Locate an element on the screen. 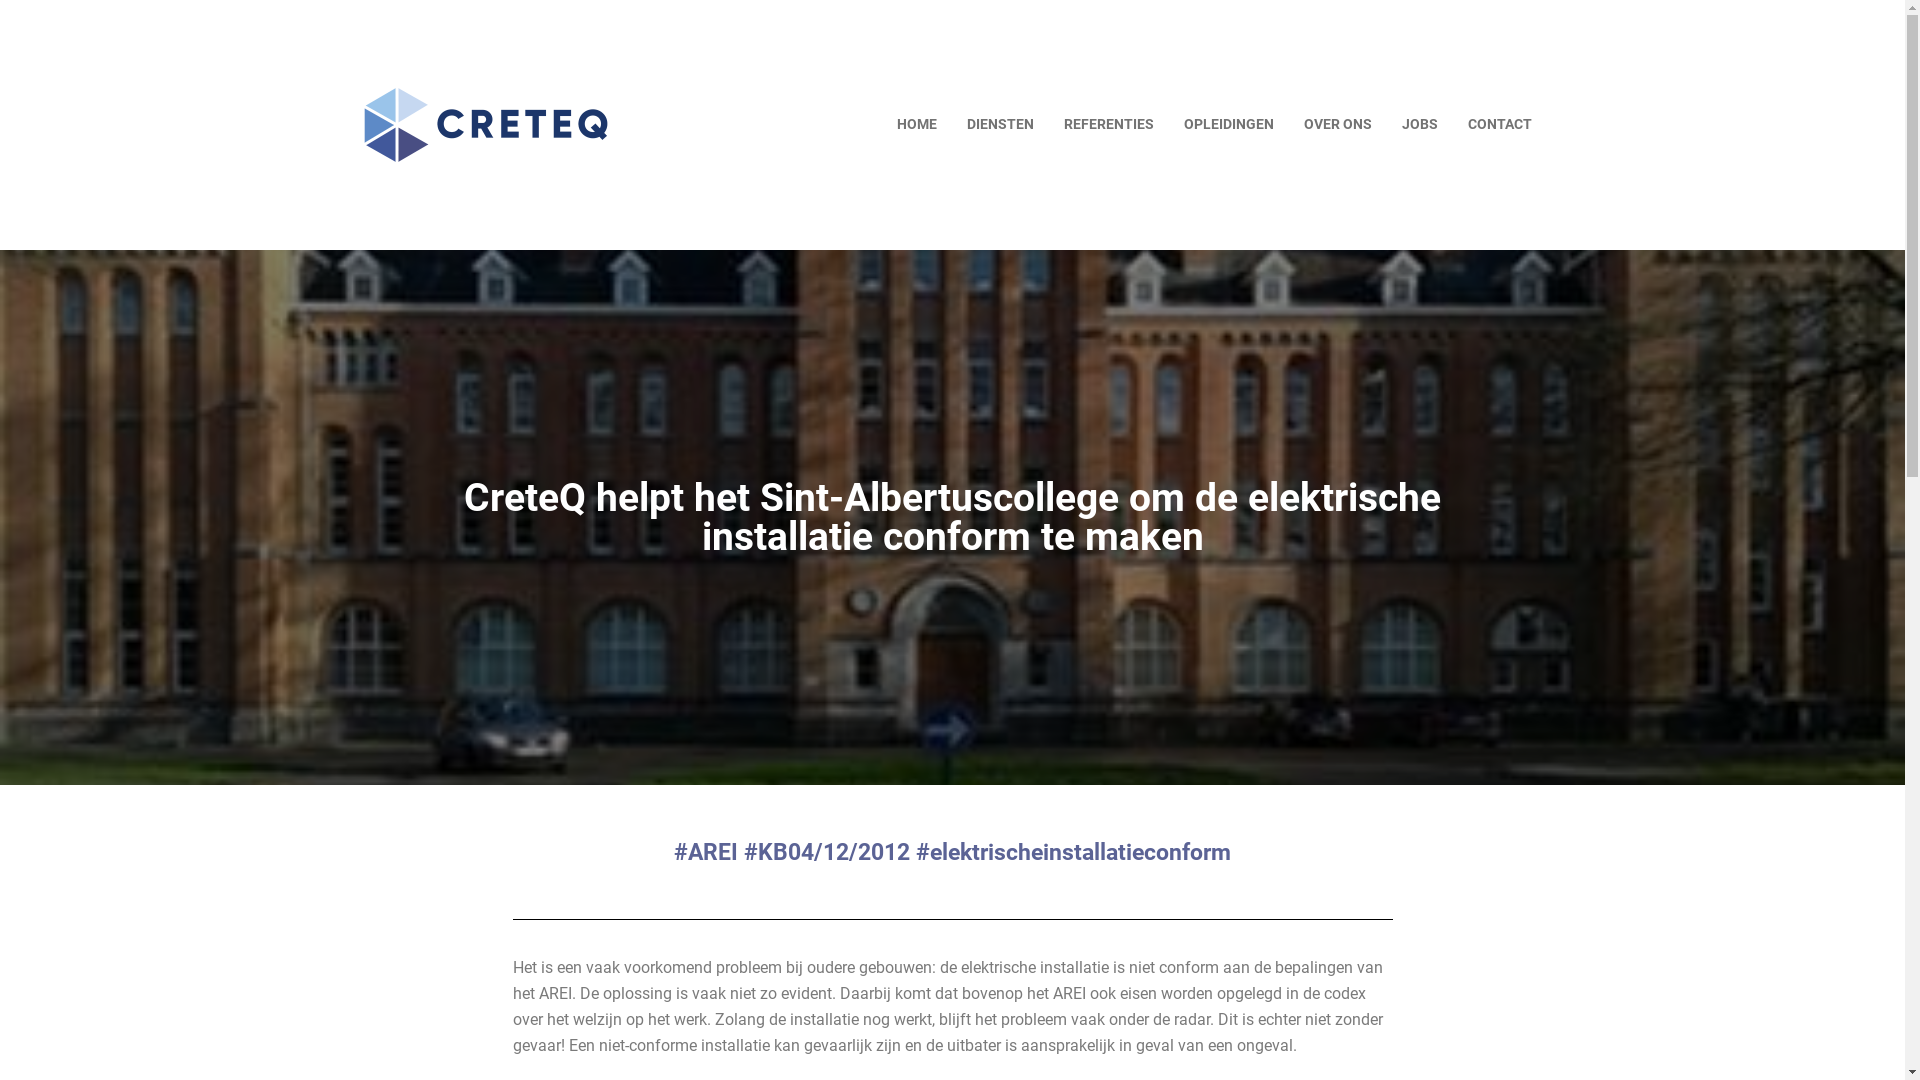  'CONTACT' is located at coordinates (1498, 124).